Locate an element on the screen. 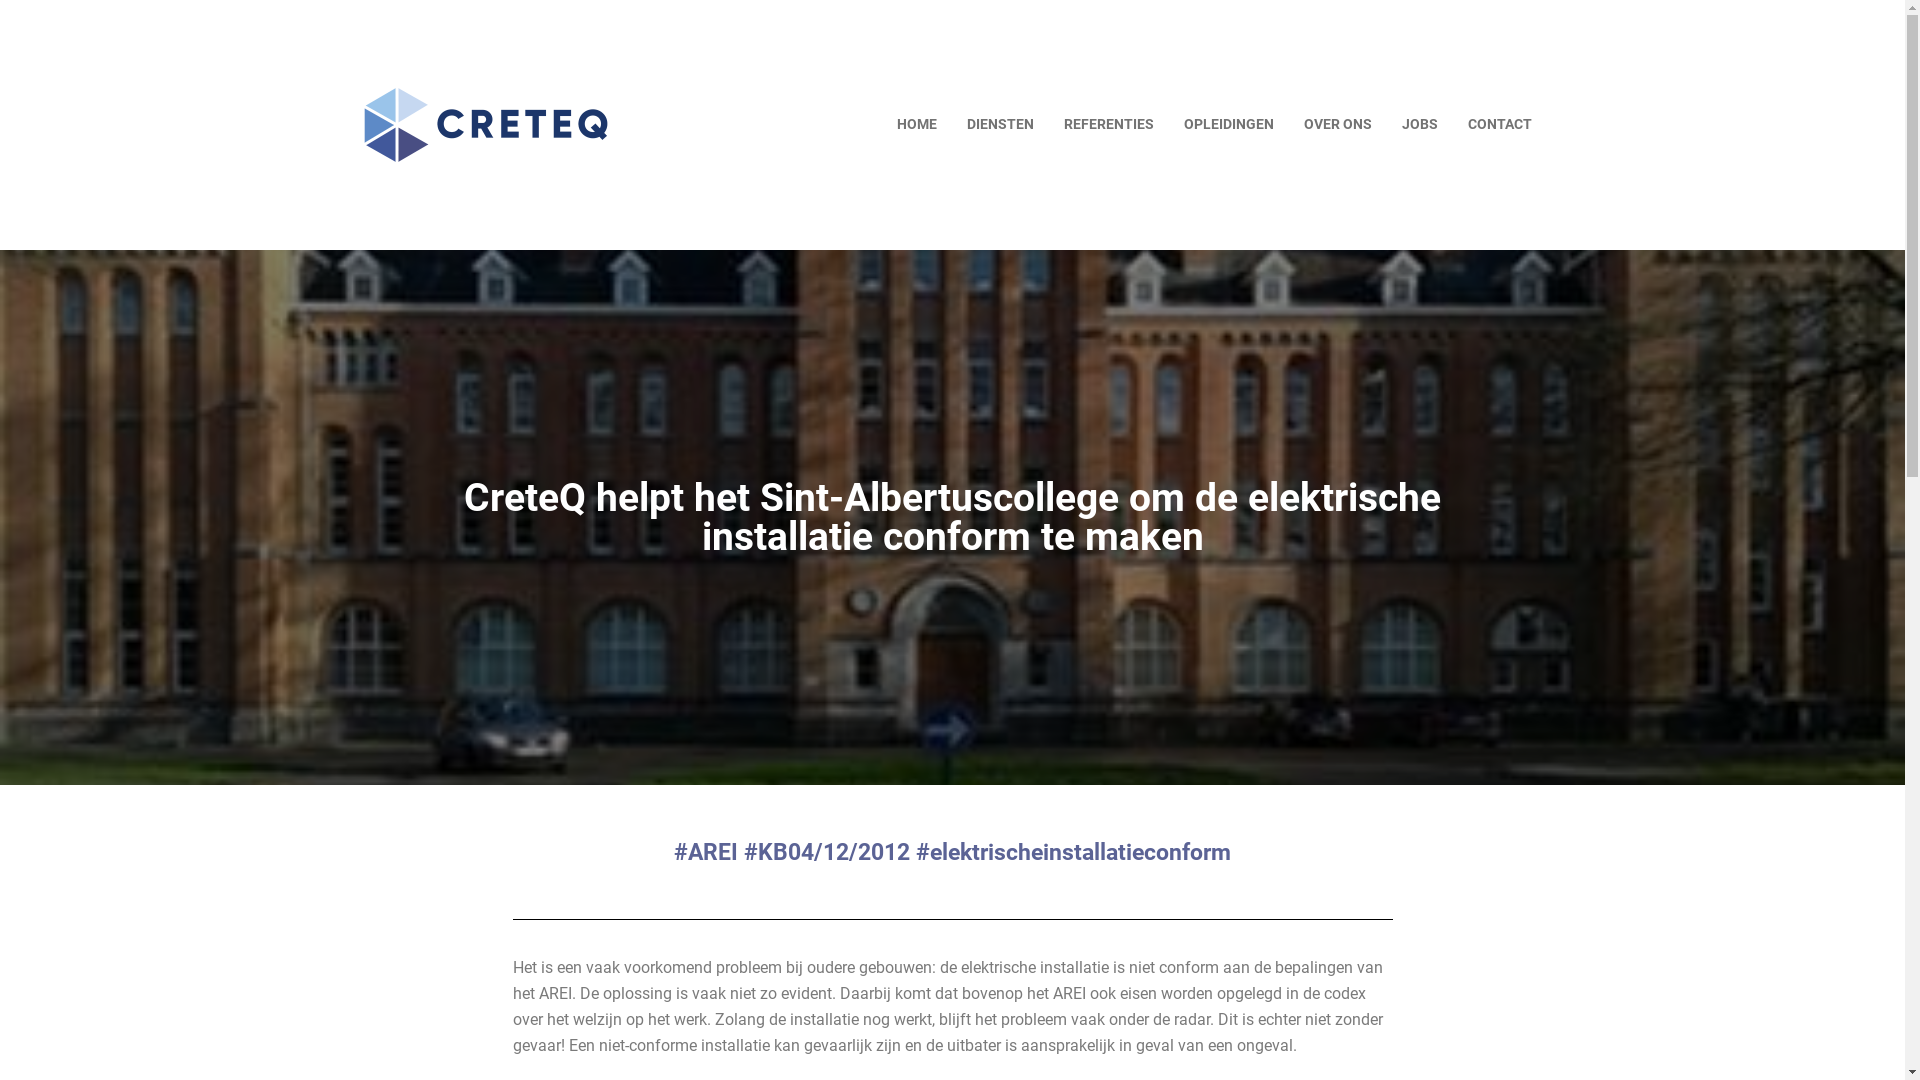  'CONTACT' is located at coordinates (1498, 124).